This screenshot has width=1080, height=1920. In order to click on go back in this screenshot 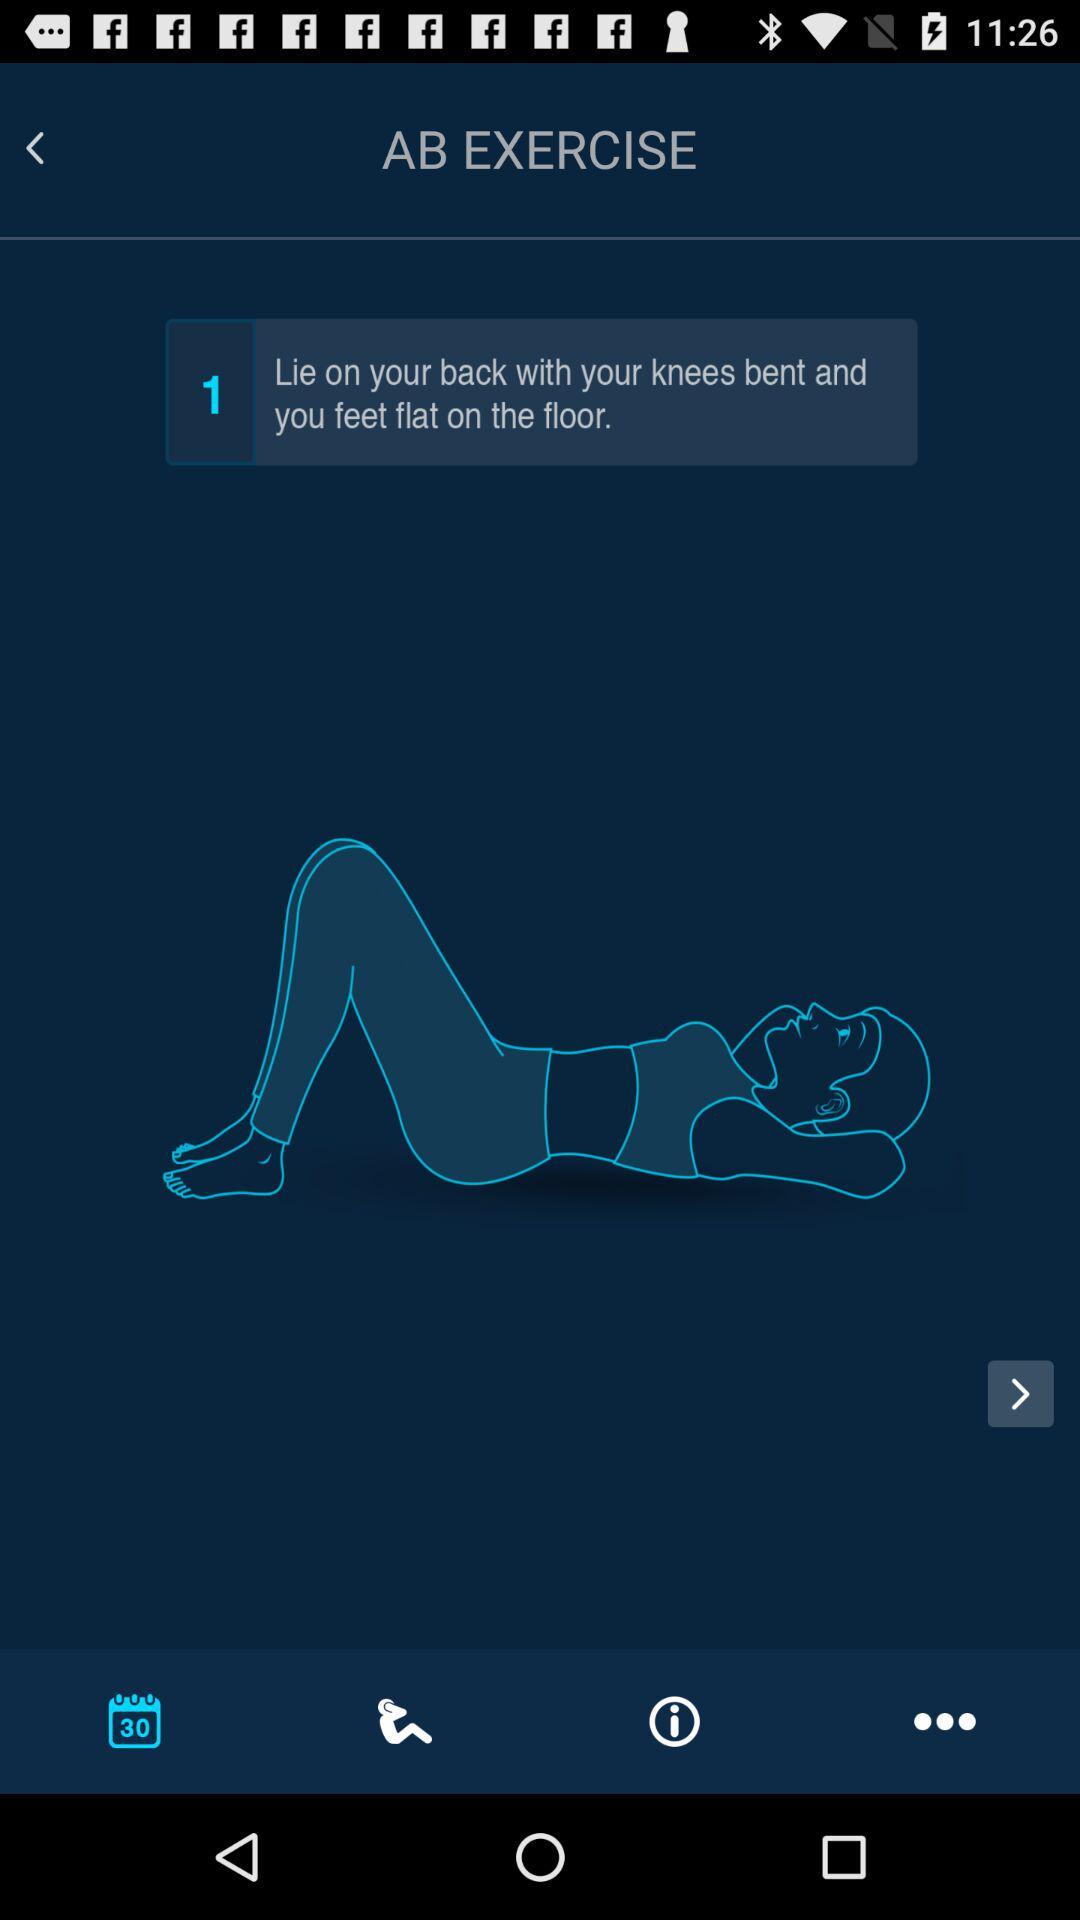, I will do `click(58, 147)`.